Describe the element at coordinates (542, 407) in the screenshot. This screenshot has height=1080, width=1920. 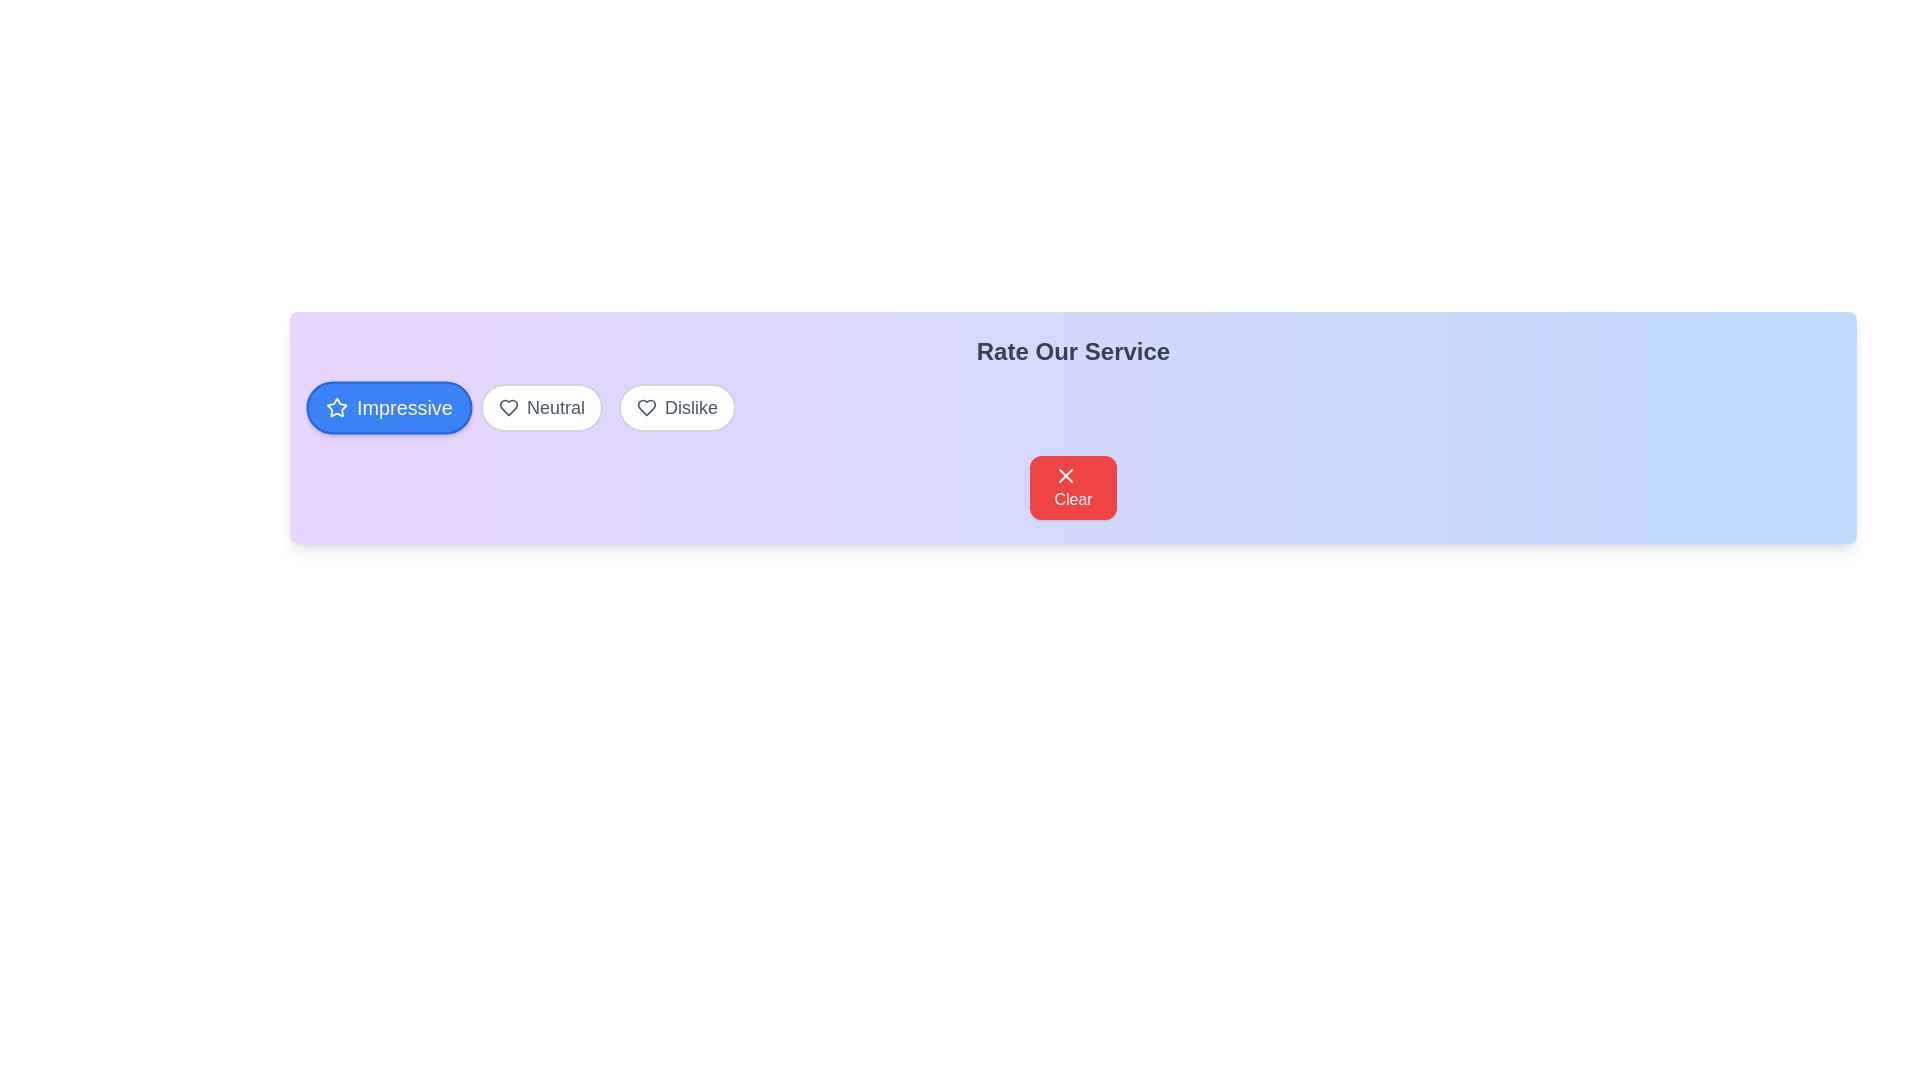
I see `the button labeled Neutral to observe its hover effect` at that location.